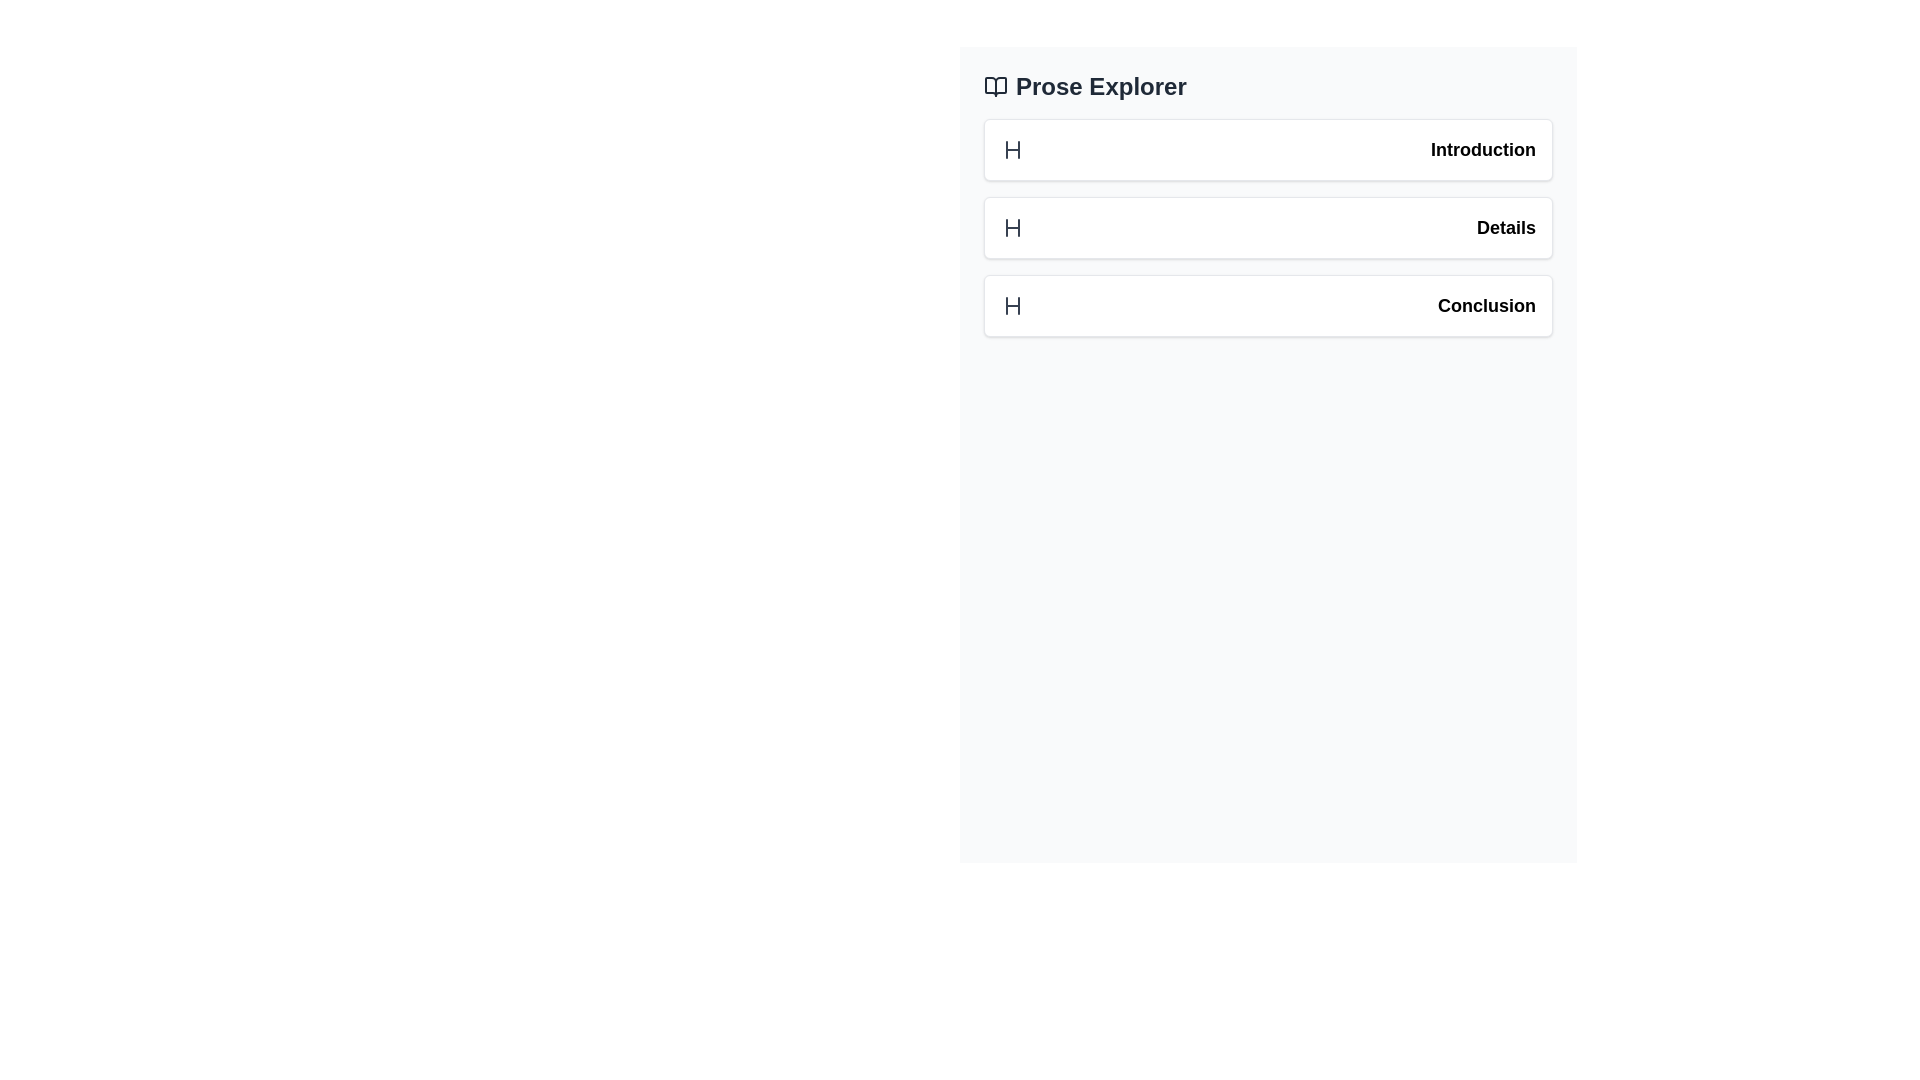 This screenshot has height=1080, width=1920. What do you see at coordinates (1267, 305) in the screenshot?
I see `the 'Conclusion' navigation item in the 'Prose Explorer' section for keyboard navigation` at bounding box center [1267, 305].